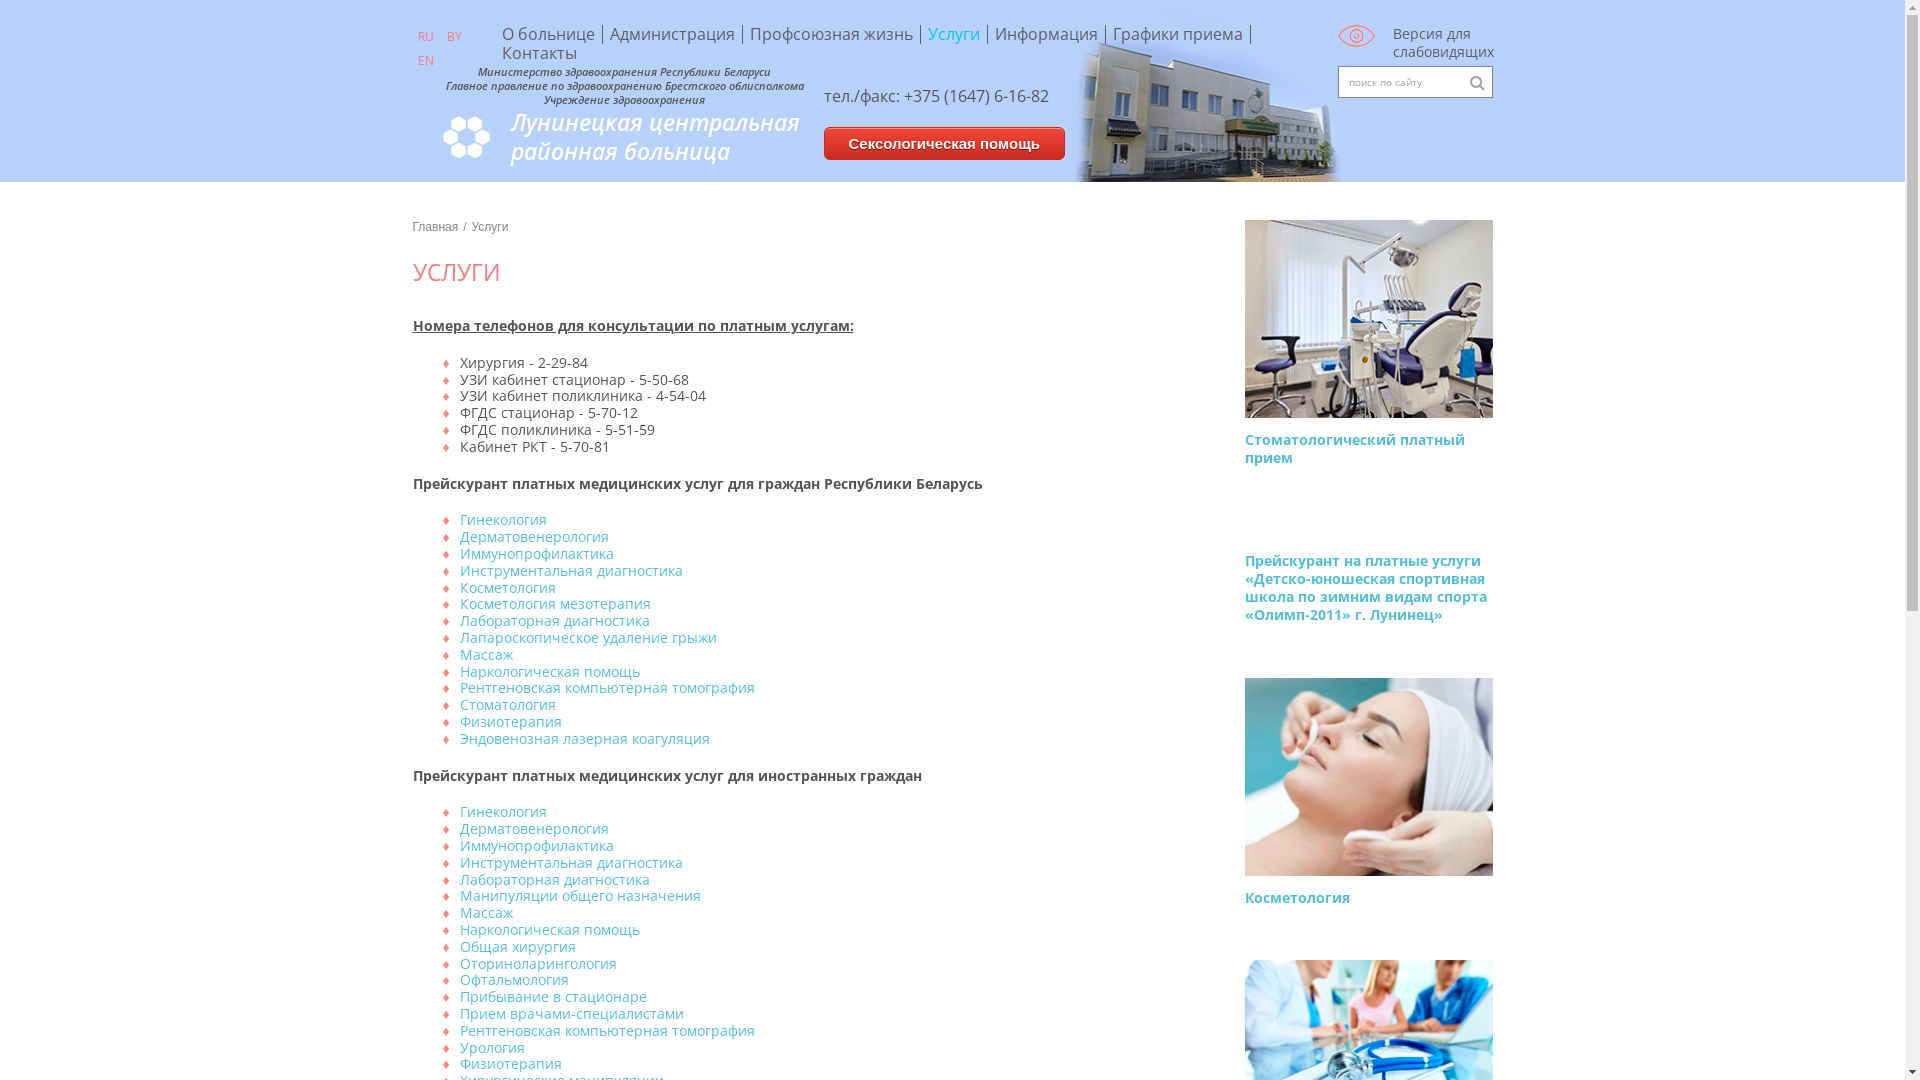 Image resolution: width=1920 pixels, height=1080 pixels. I want to click on 'EN', so click(424, 60).